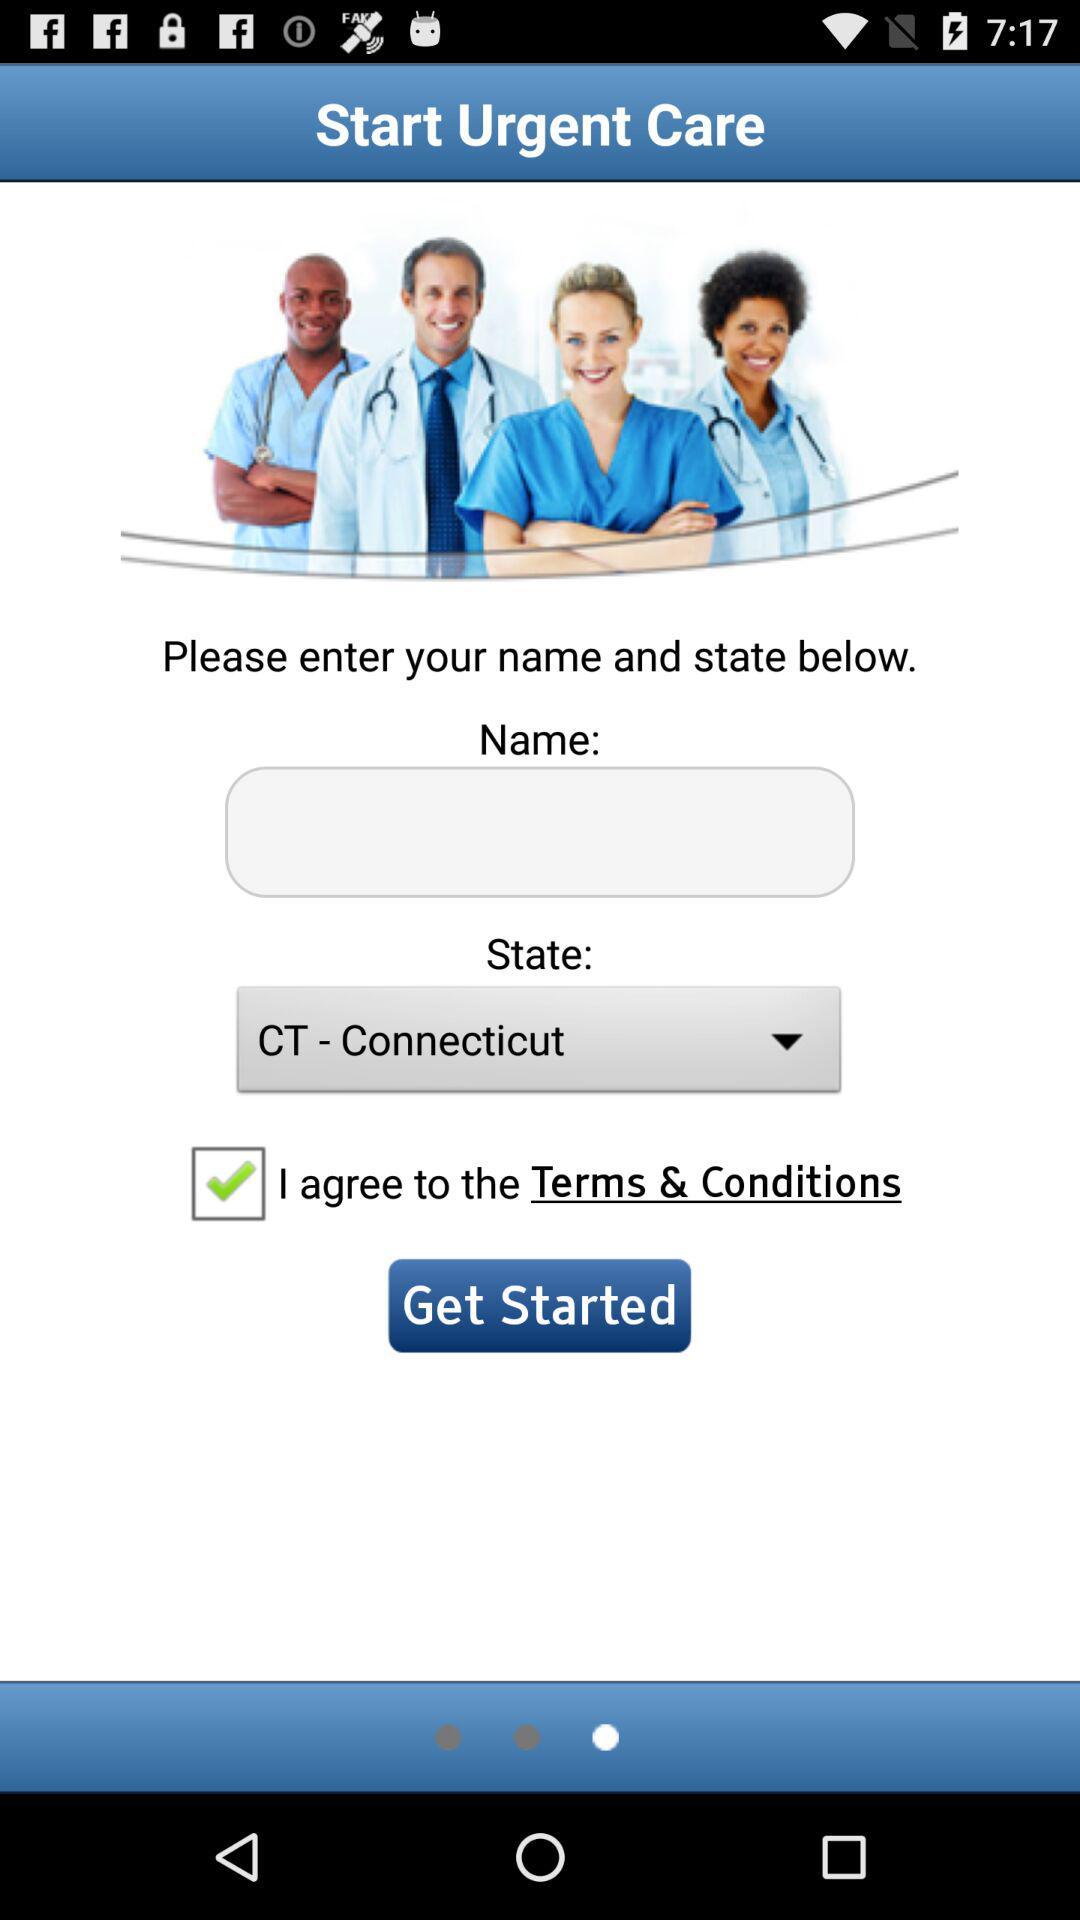 The height and width of the screenshot is (1920, 1080). What do you see at coordinates (226, 1181) in the screenshot?
I see `agree to terms and conditions` at bounding box center [226, 1181].